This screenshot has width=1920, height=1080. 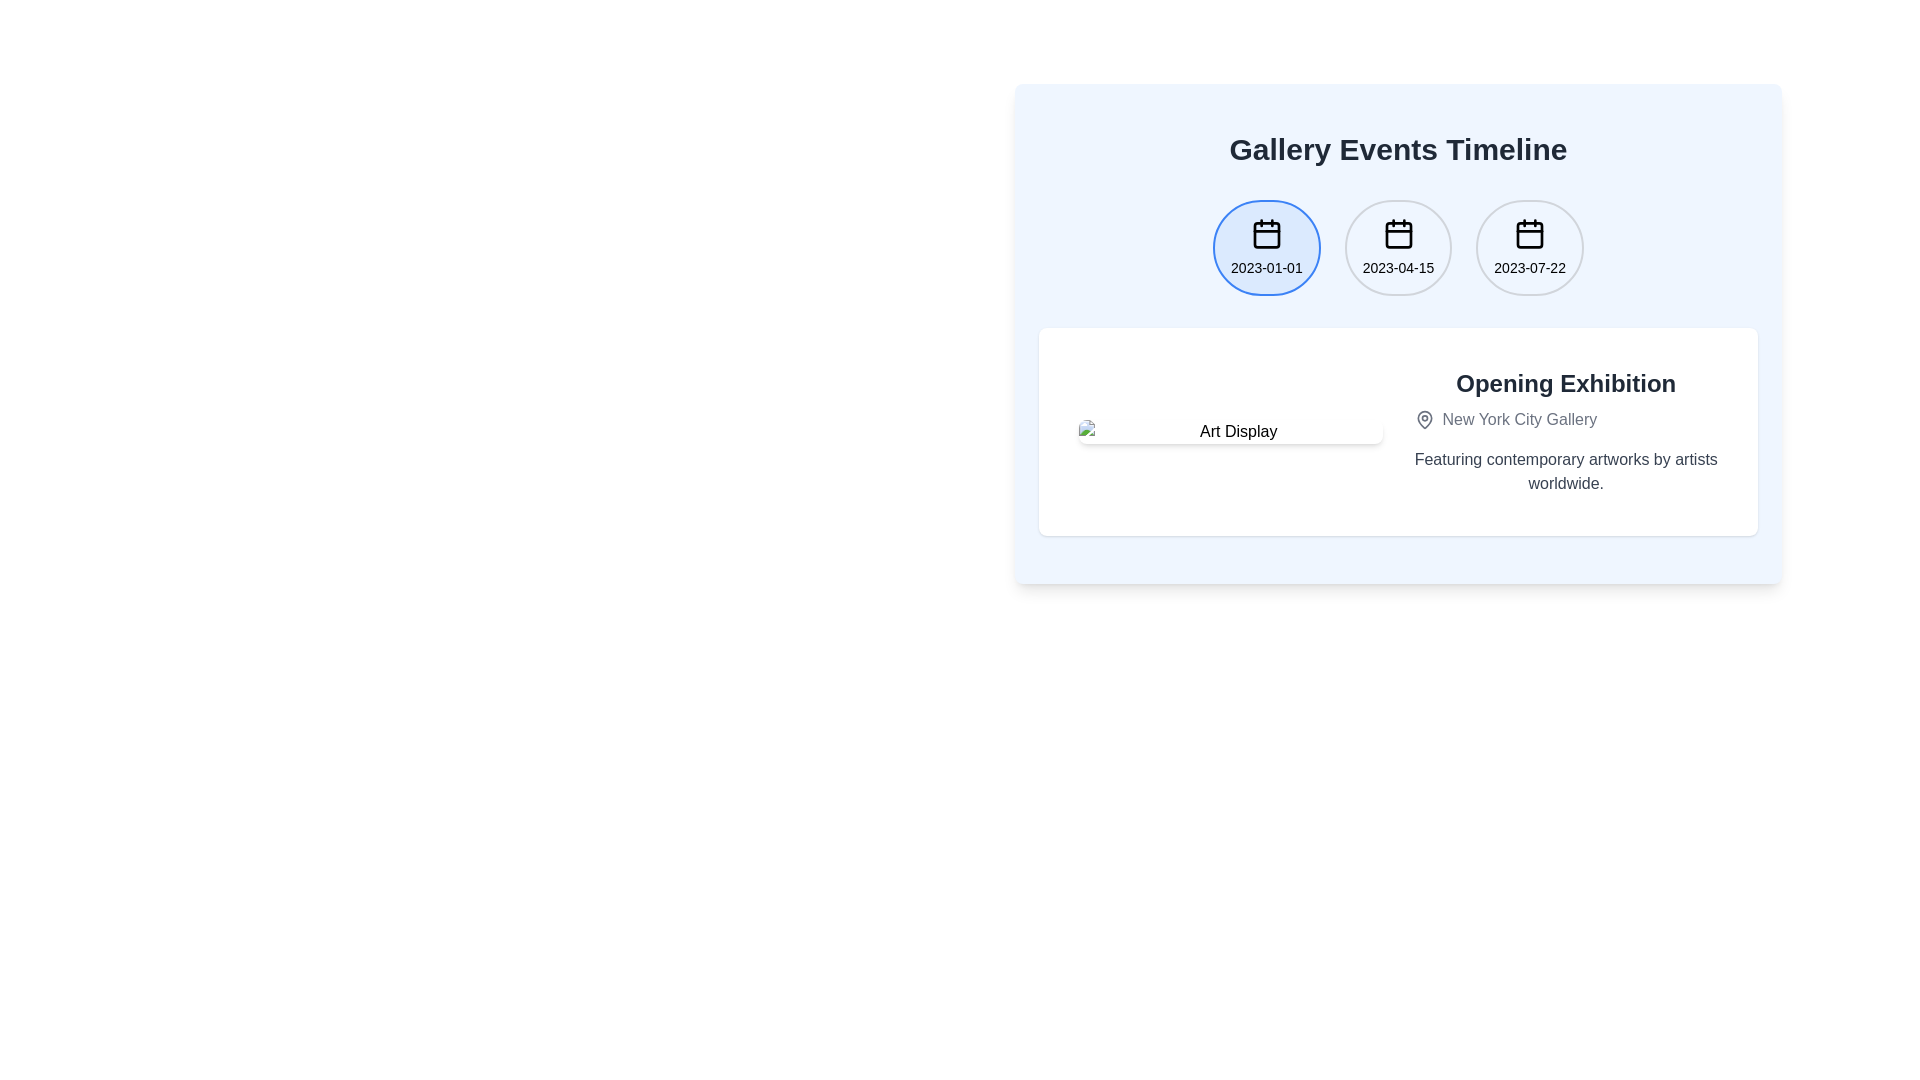 I want to click on the pin-shaped icon indicating a location in the 'Opening Exhibition' section near 'New York City Gallery' if it is interactive, so click(x=1423, y=419).